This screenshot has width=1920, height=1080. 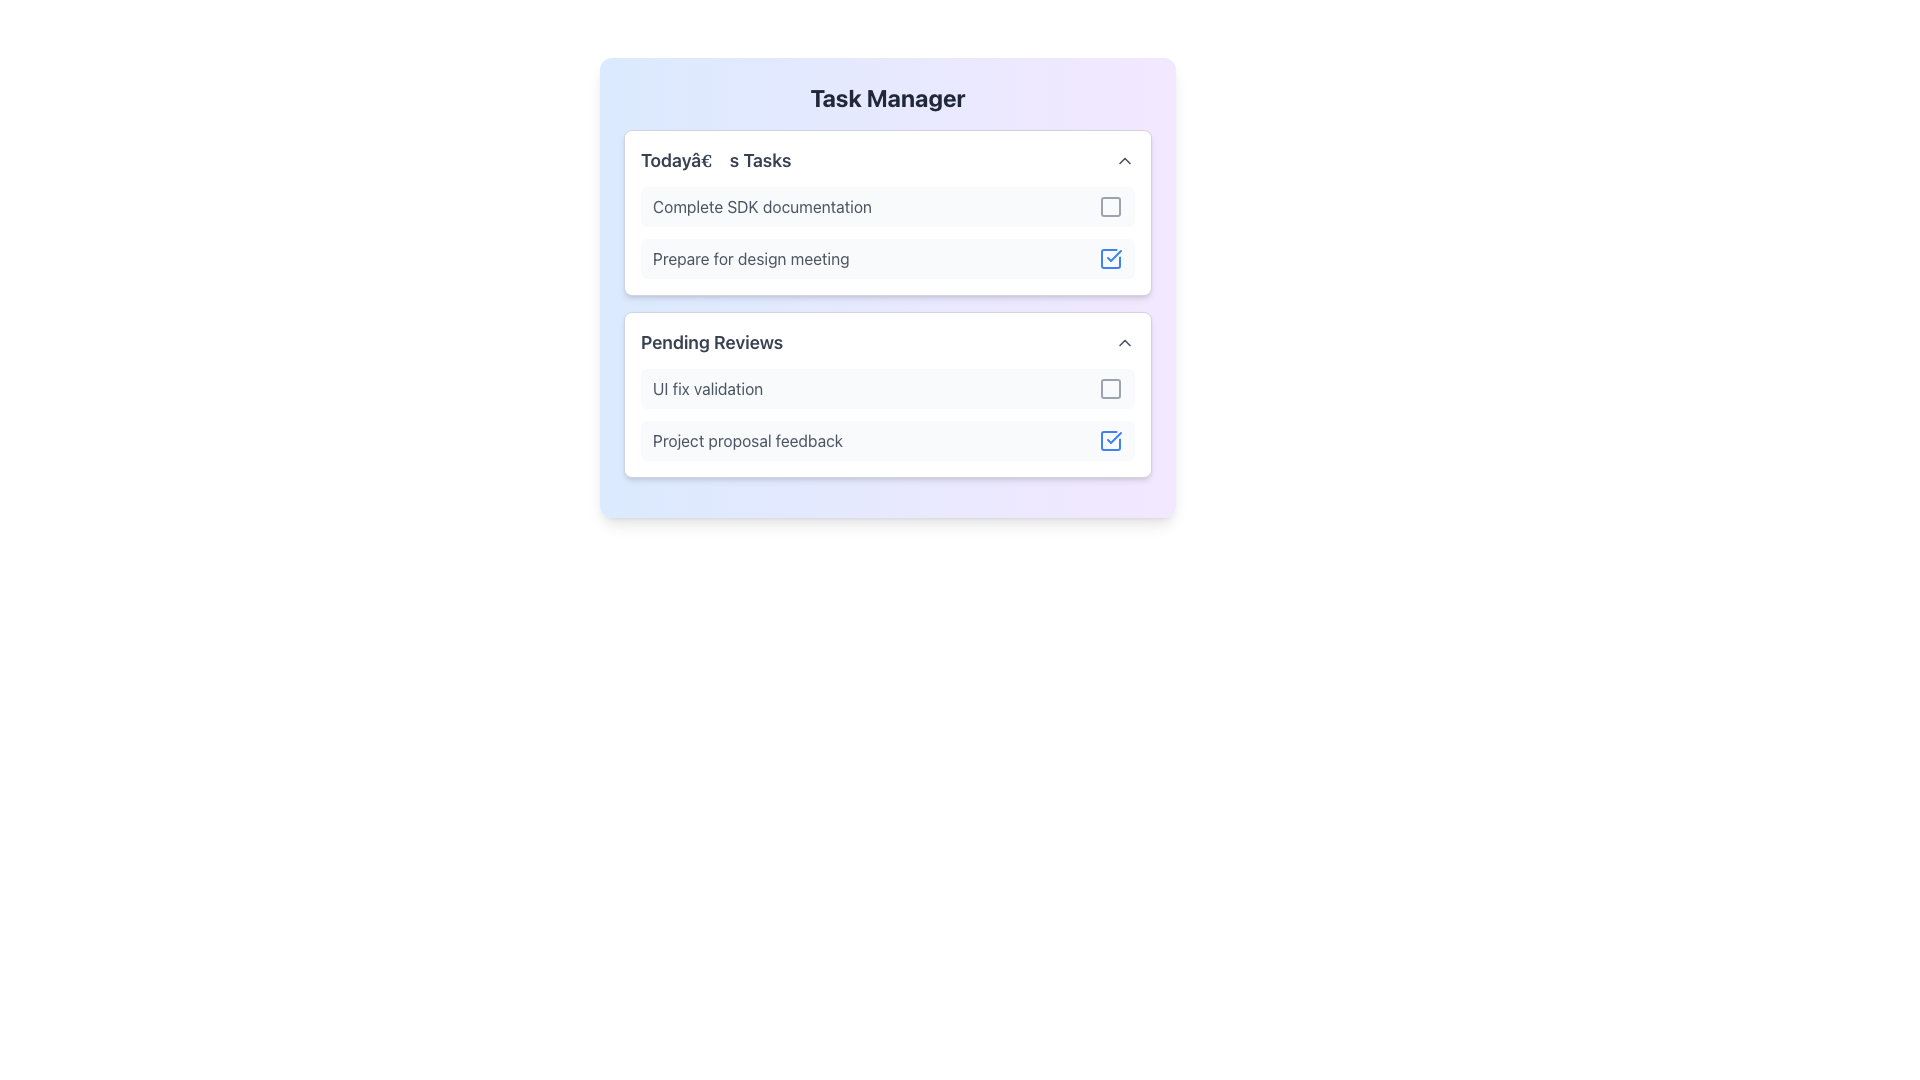 I want to click on the button located in the 'Pending Reviews' section, which is aligned to the far-right edge of the list item titled 'UI fix validation', so click(x=1109, y=389).